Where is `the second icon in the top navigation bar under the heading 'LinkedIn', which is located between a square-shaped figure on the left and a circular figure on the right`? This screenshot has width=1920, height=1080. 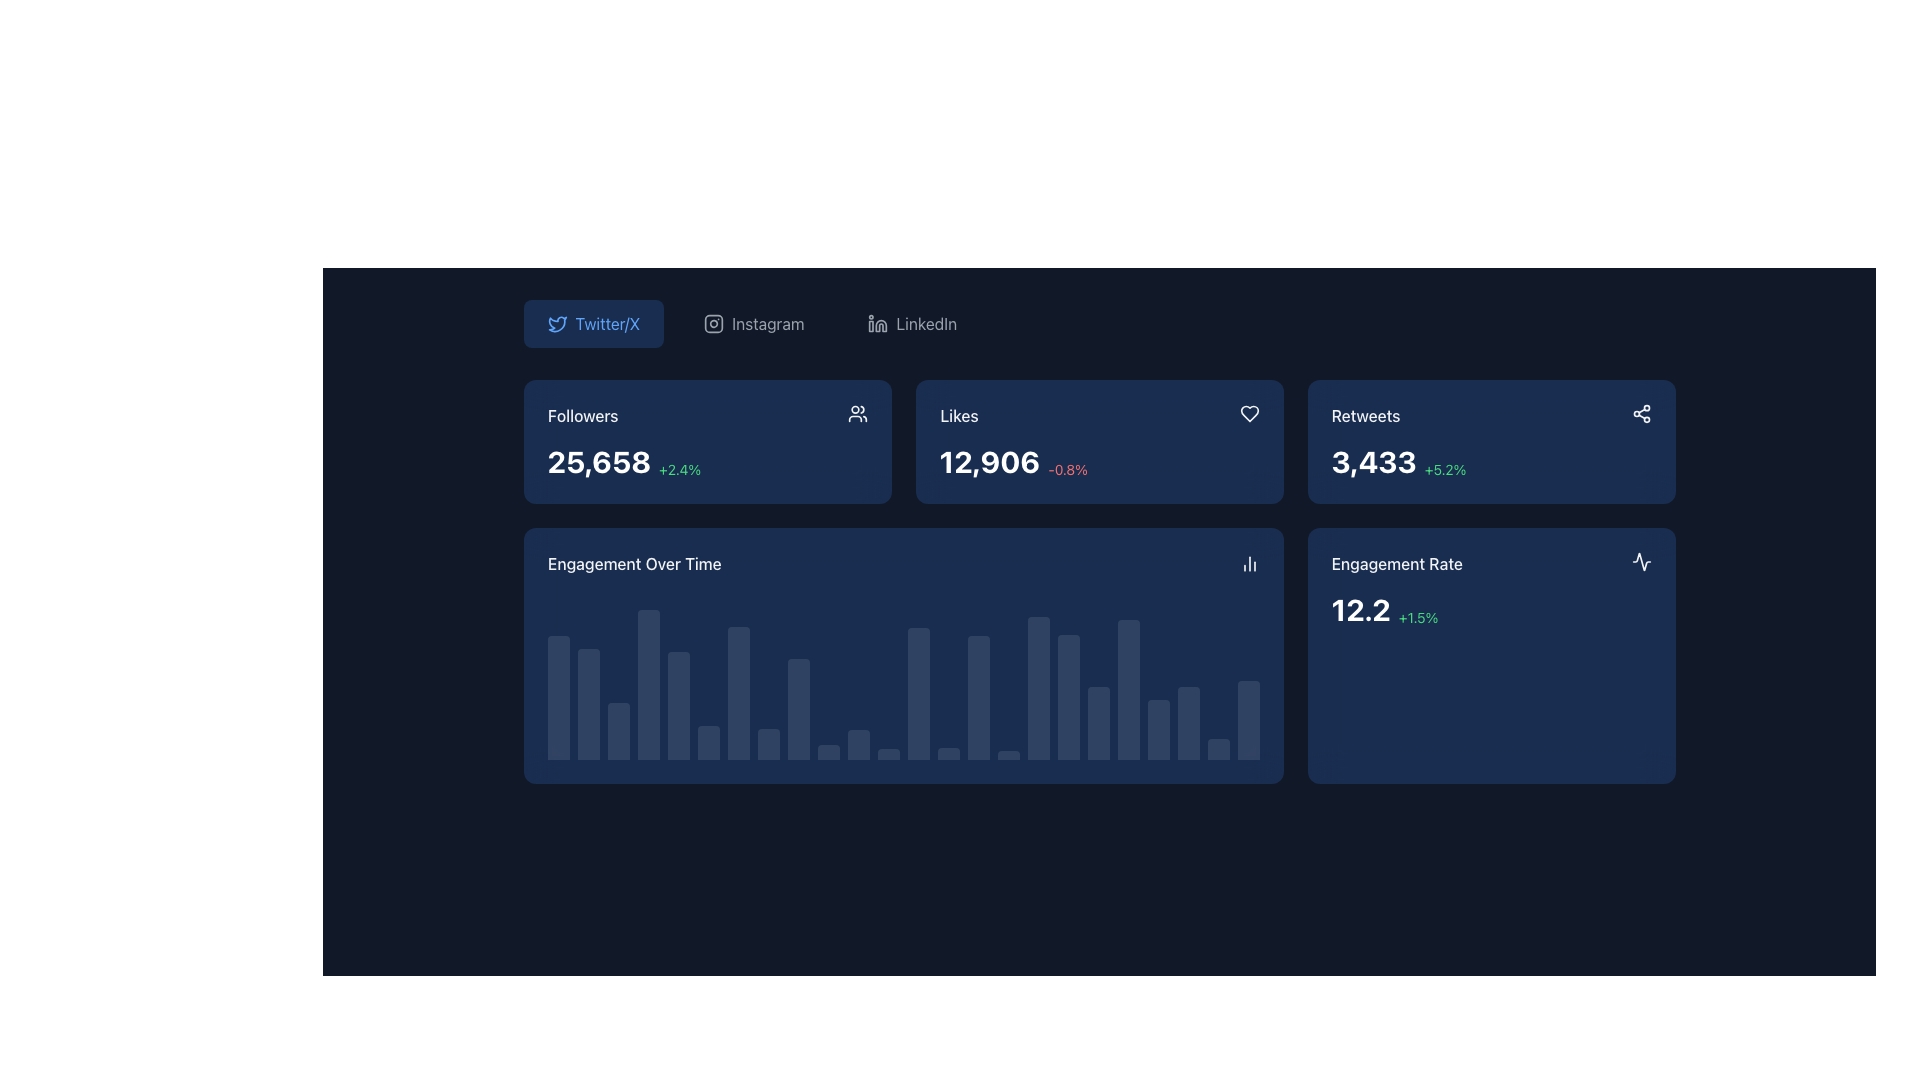 the second icon in the top navigation bar under the heading 'LinkedIn', which is located between a square-shaped figure on the left and a circular figure on the right is located at coordinates (880, 325).